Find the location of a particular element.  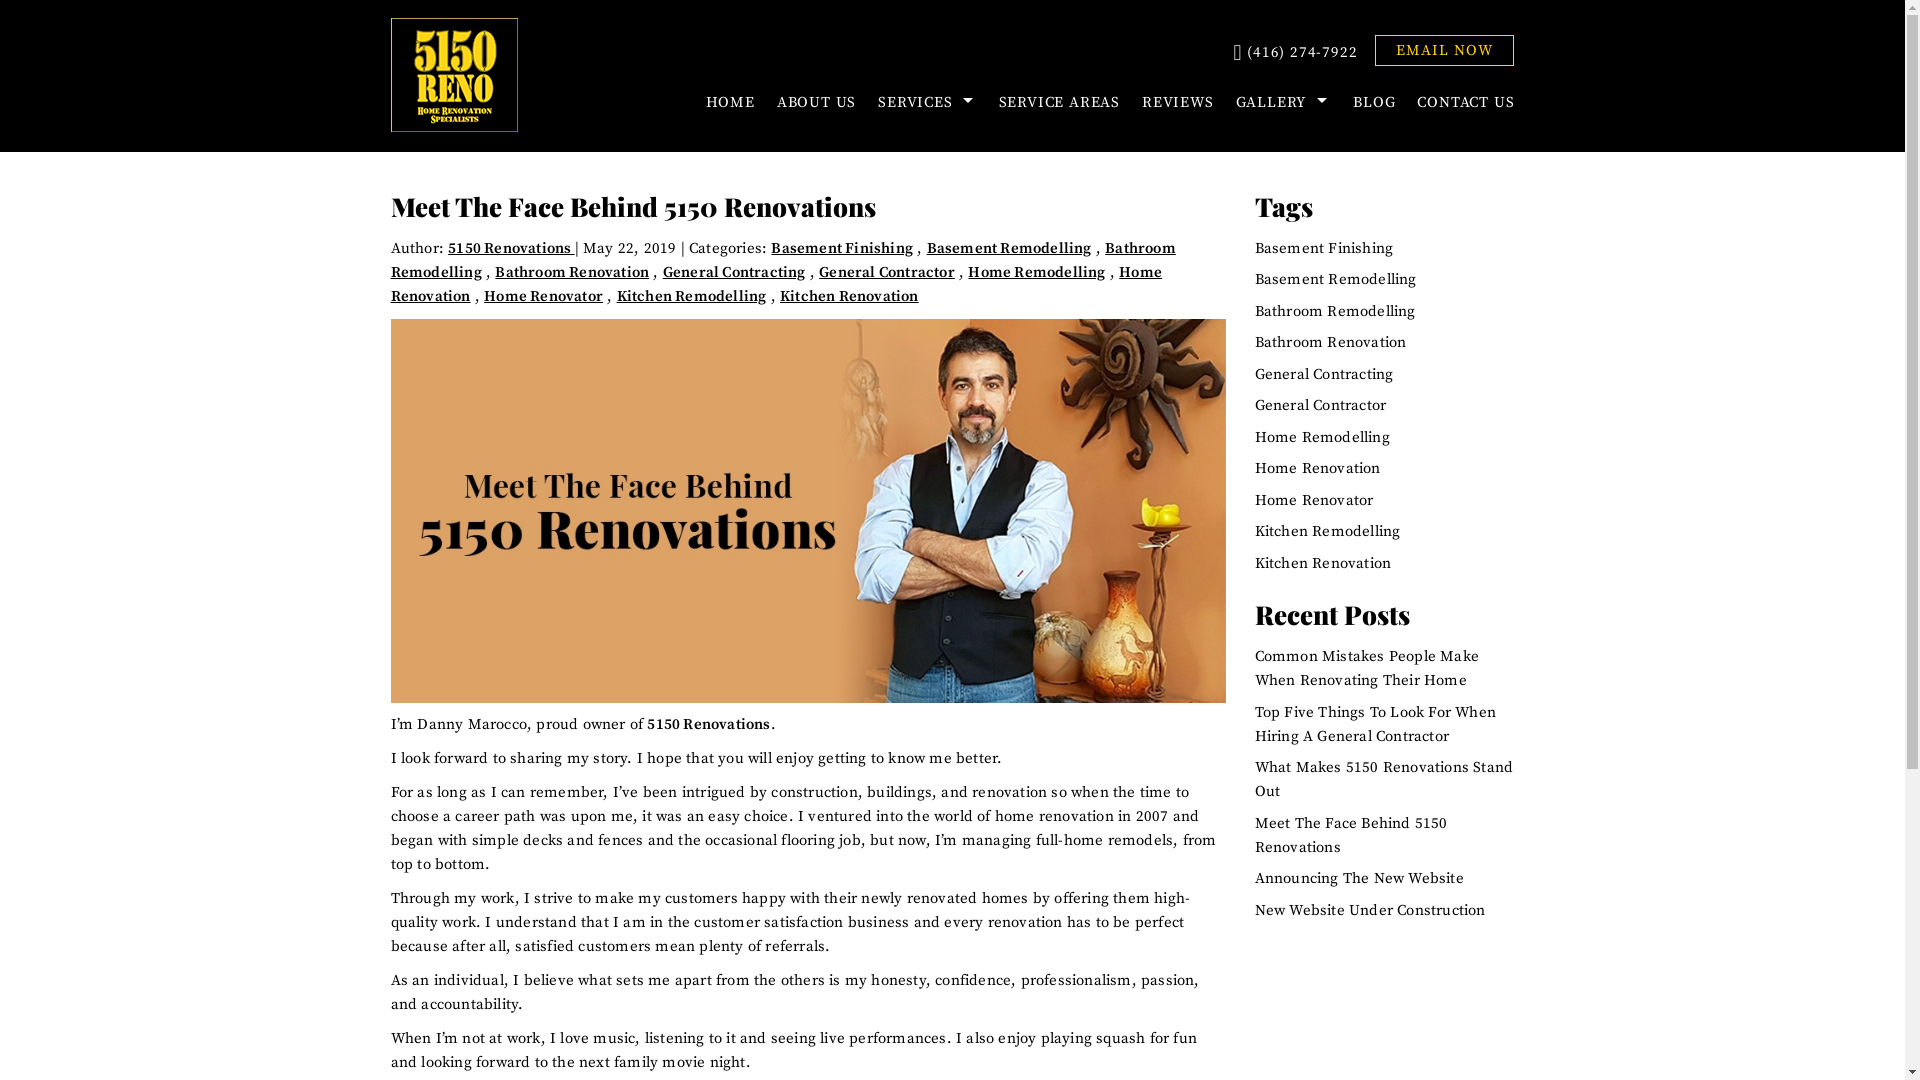

'Kitchen Remodelling' is located at coordinates (1253, 530).